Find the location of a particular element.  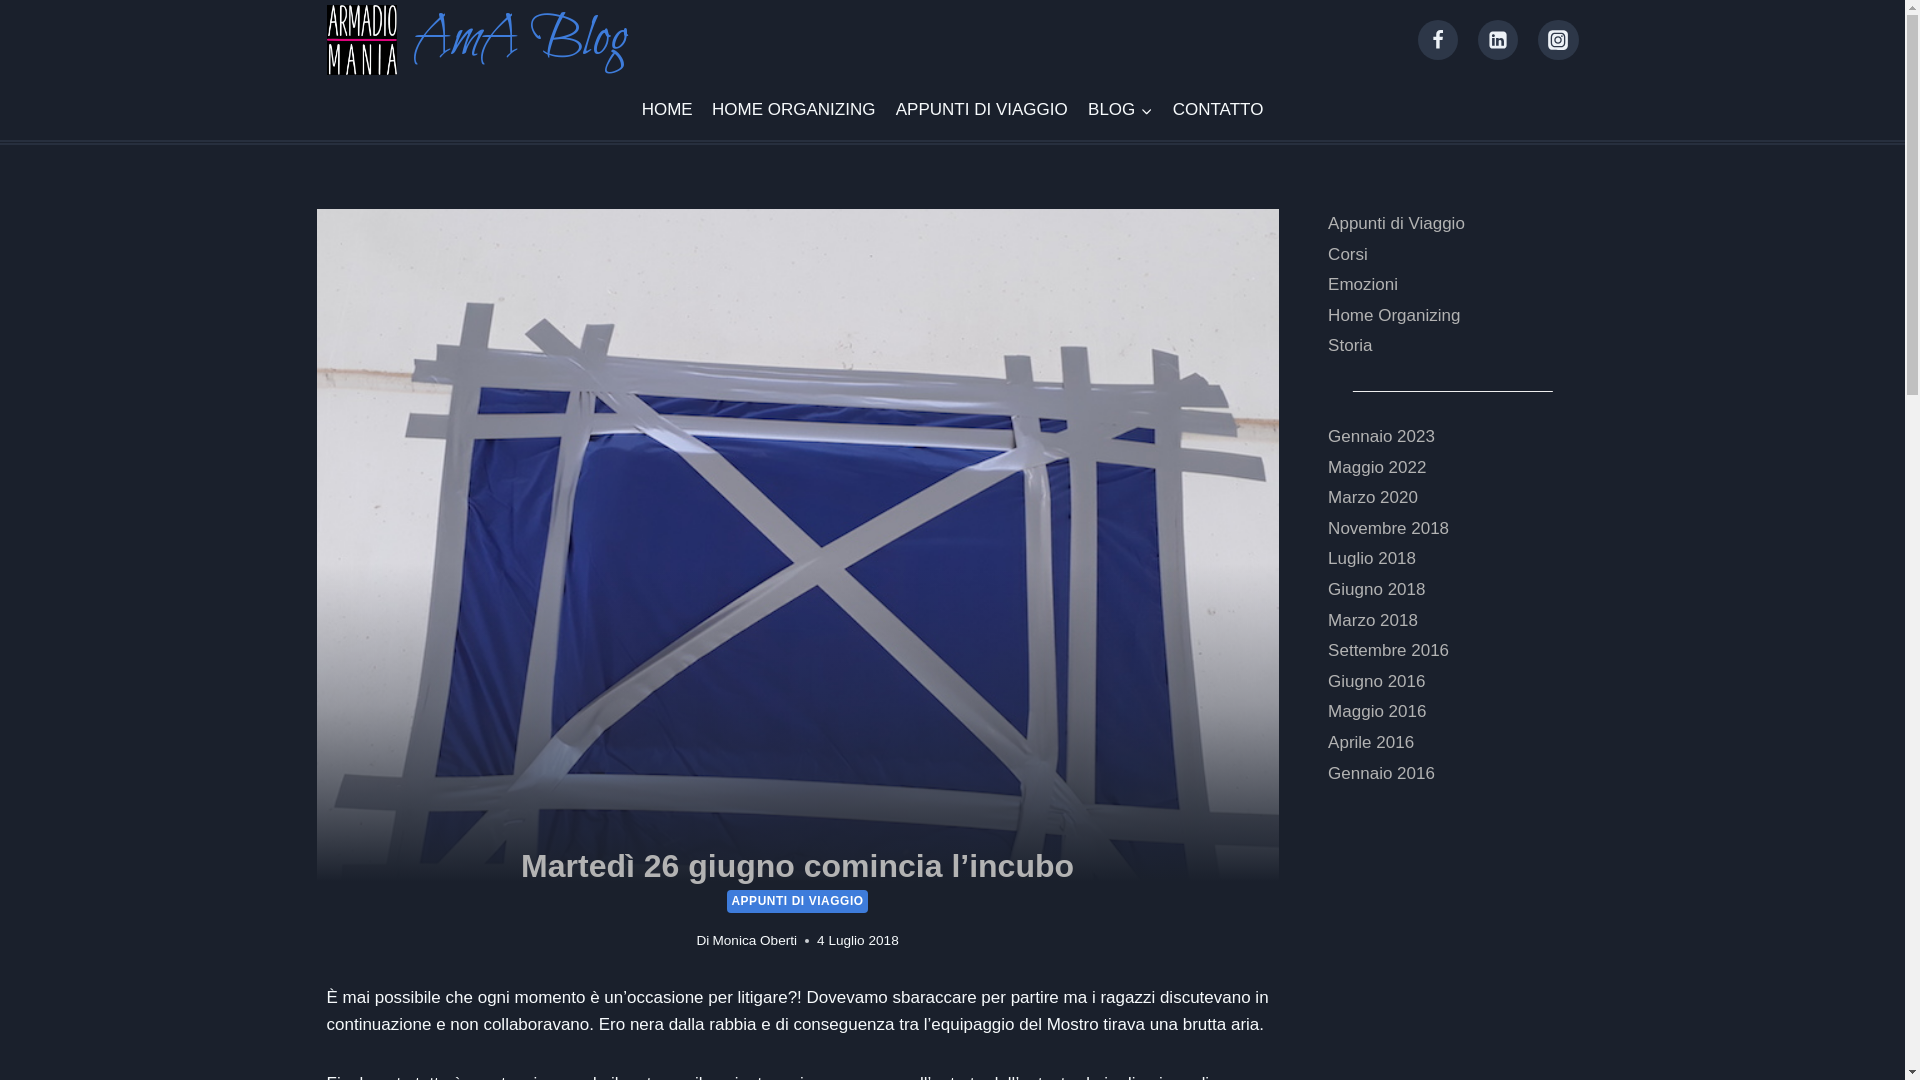

'Novembre 2018' is located at coordinates (1387, 527).